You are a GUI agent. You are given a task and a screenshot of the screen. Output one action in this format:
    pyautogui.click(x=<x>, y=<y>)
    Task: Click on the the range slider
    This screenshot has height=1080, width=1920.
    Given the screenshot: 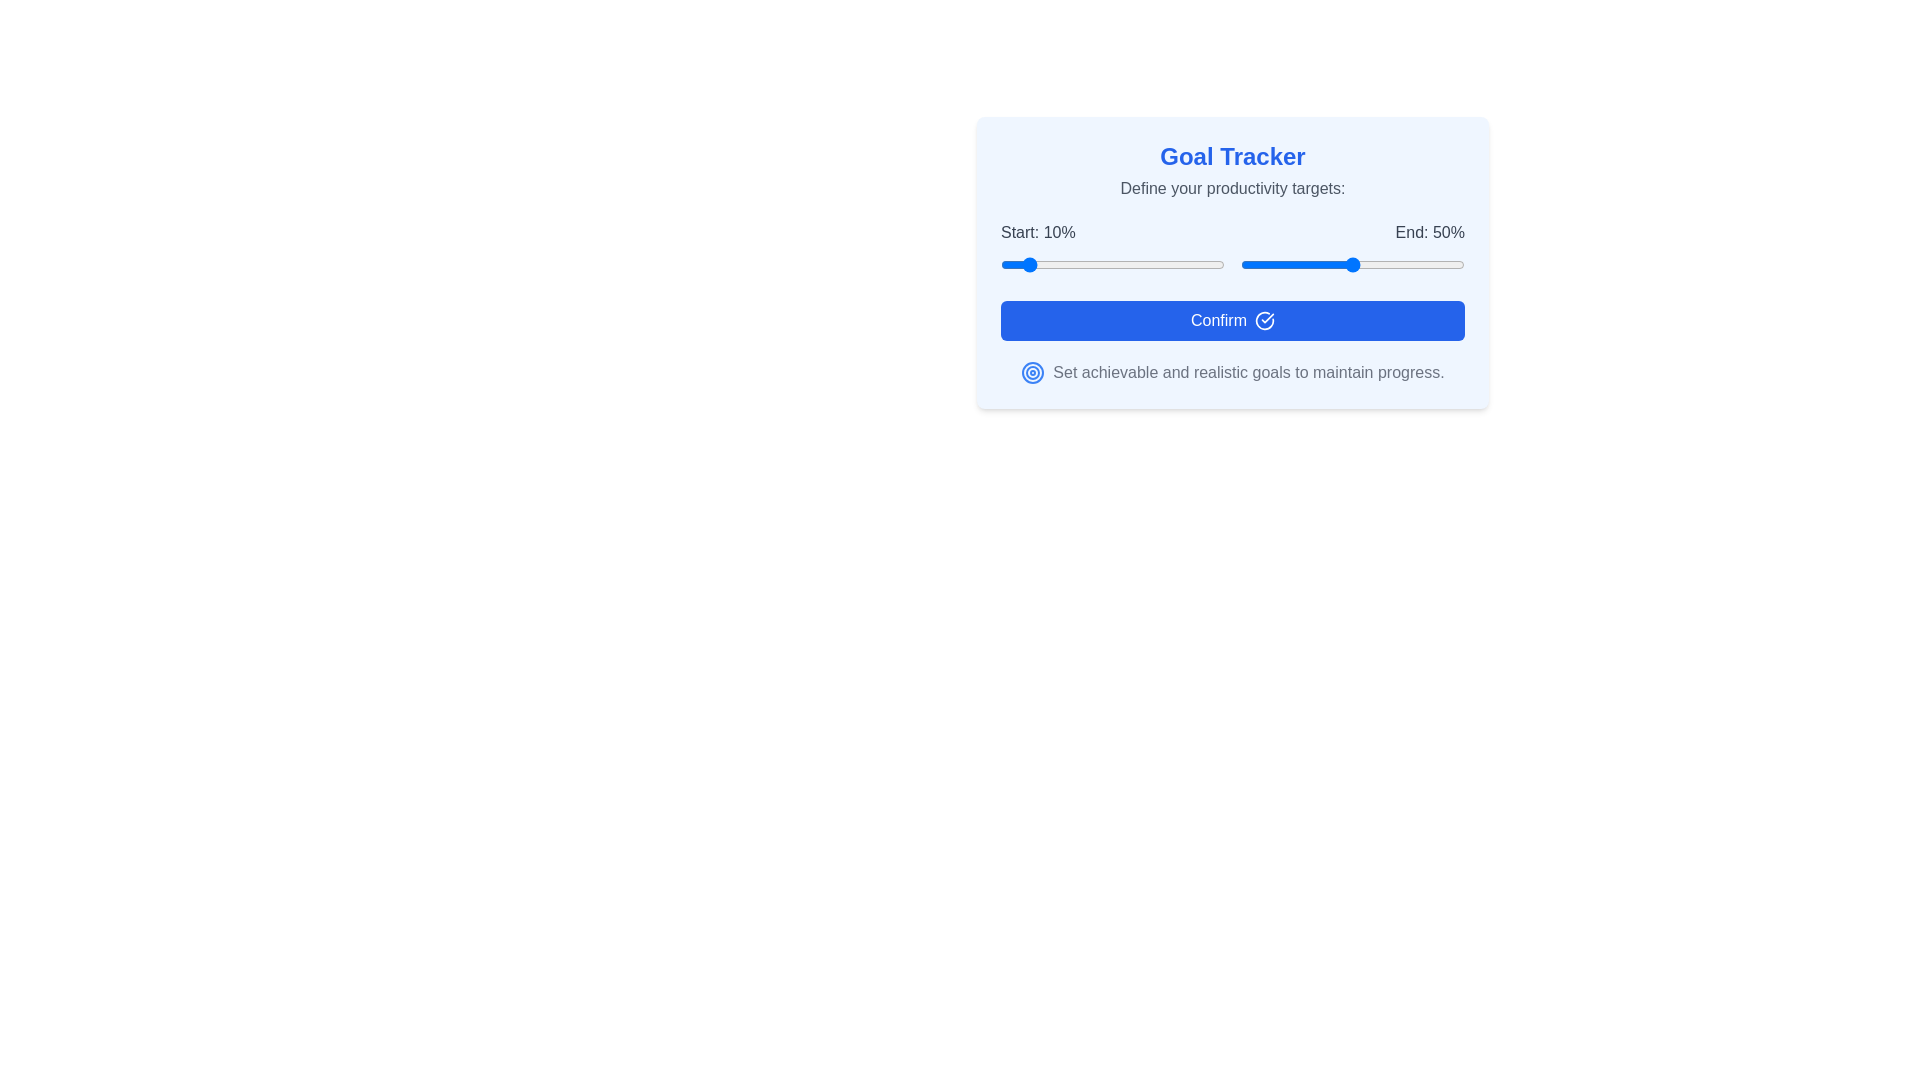 What is the action you would take?
    pyautogui.click(x=1232, y=244)
    